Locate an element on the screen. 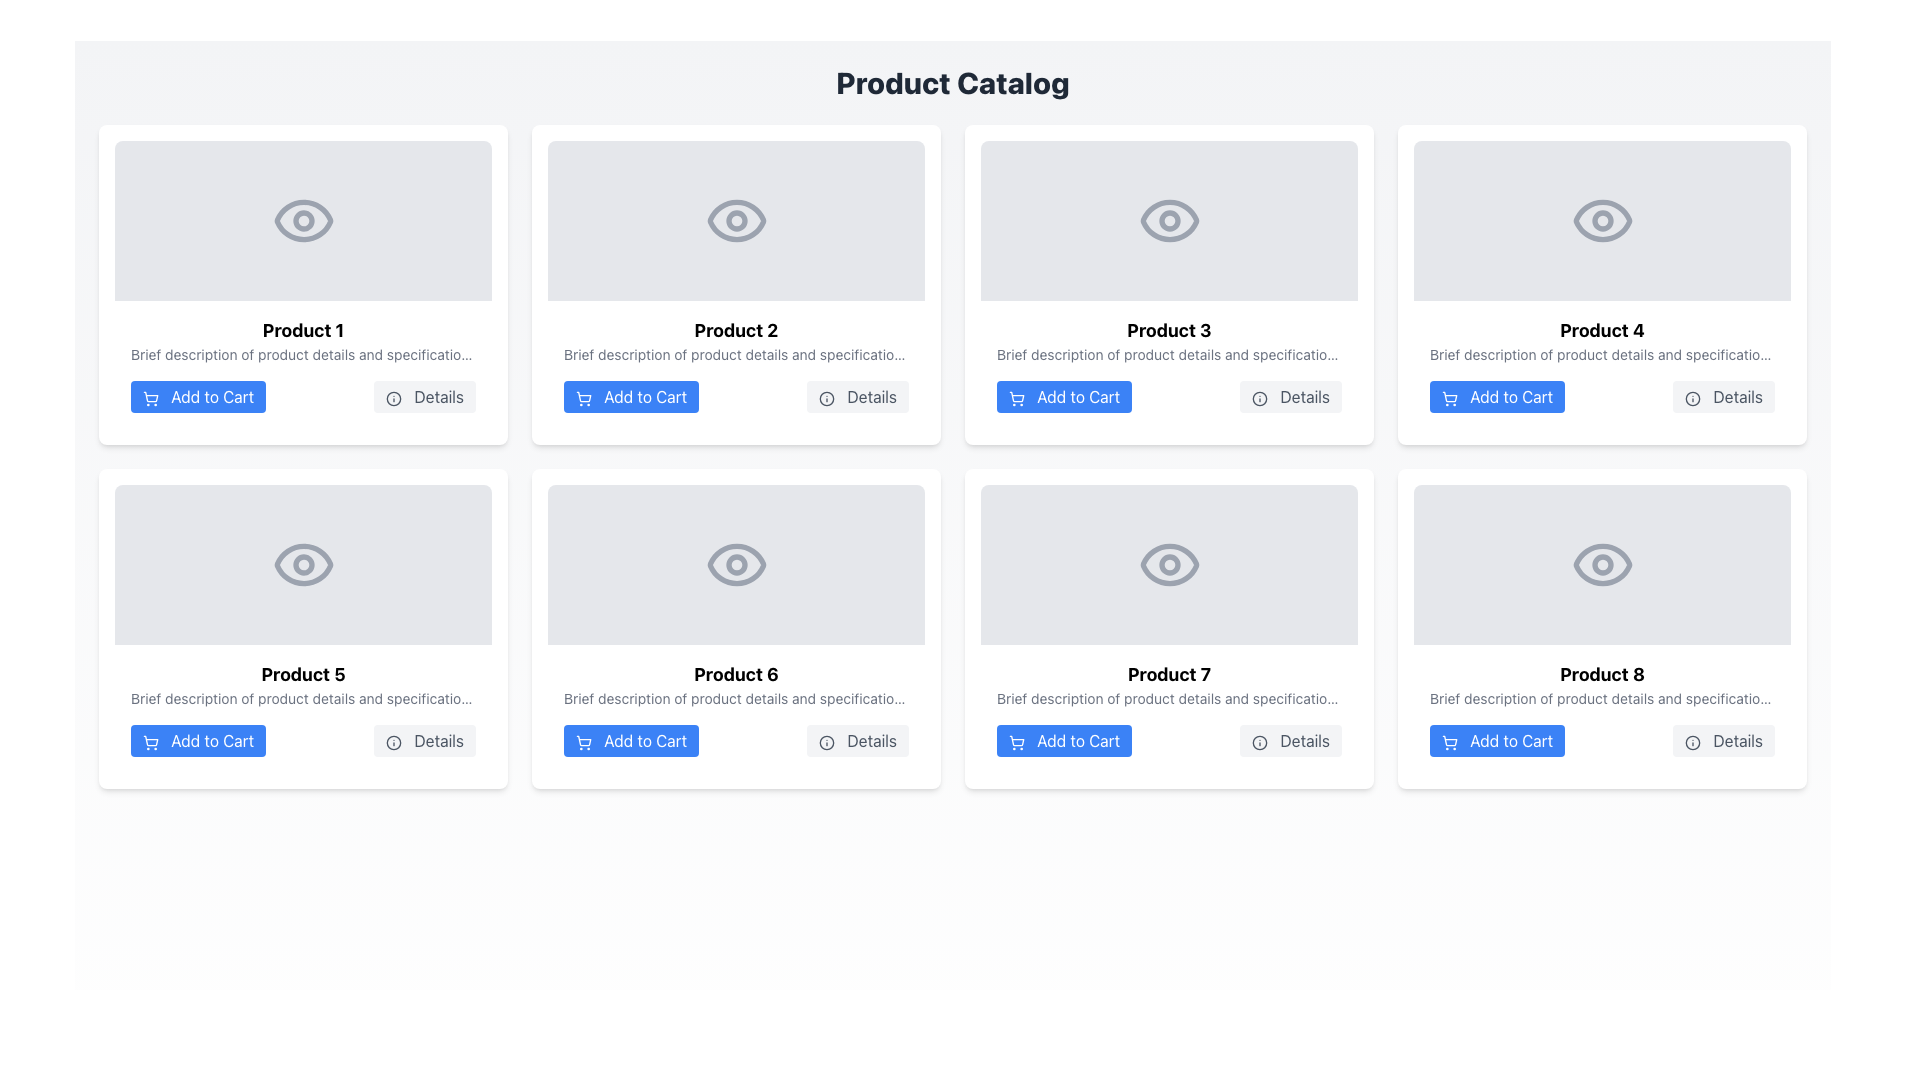 Image resolution: width=1920 pixels, height=1080 pixels. the 'Add to Cart' button with a blue background and white text, which features a shopping cart icon on the left side is located at coordinates (1497, 397).